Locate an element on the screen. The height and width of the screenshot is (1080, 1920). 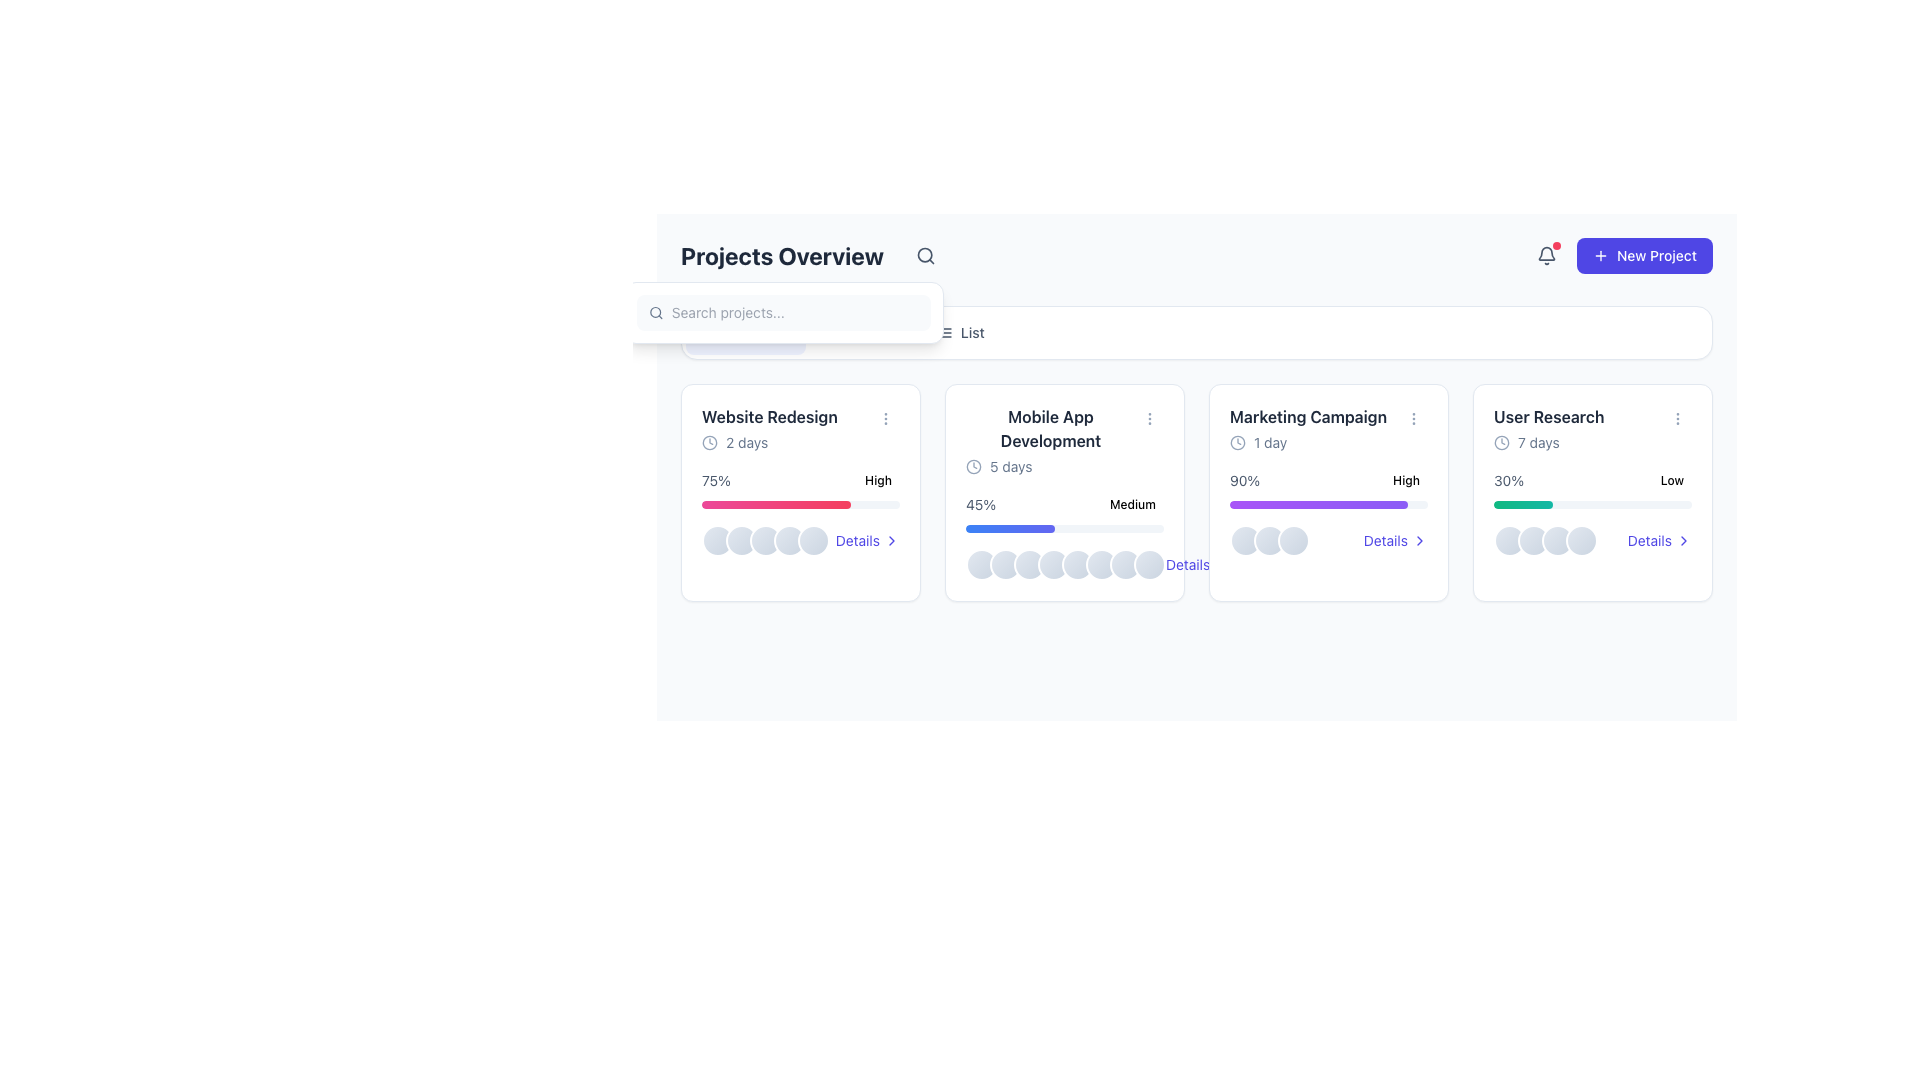
the decorative circular UI component with a gradient from light to medium gray and a white border, located in the second card under 'Mobile App Development' is located at coordinates (1053, 564).